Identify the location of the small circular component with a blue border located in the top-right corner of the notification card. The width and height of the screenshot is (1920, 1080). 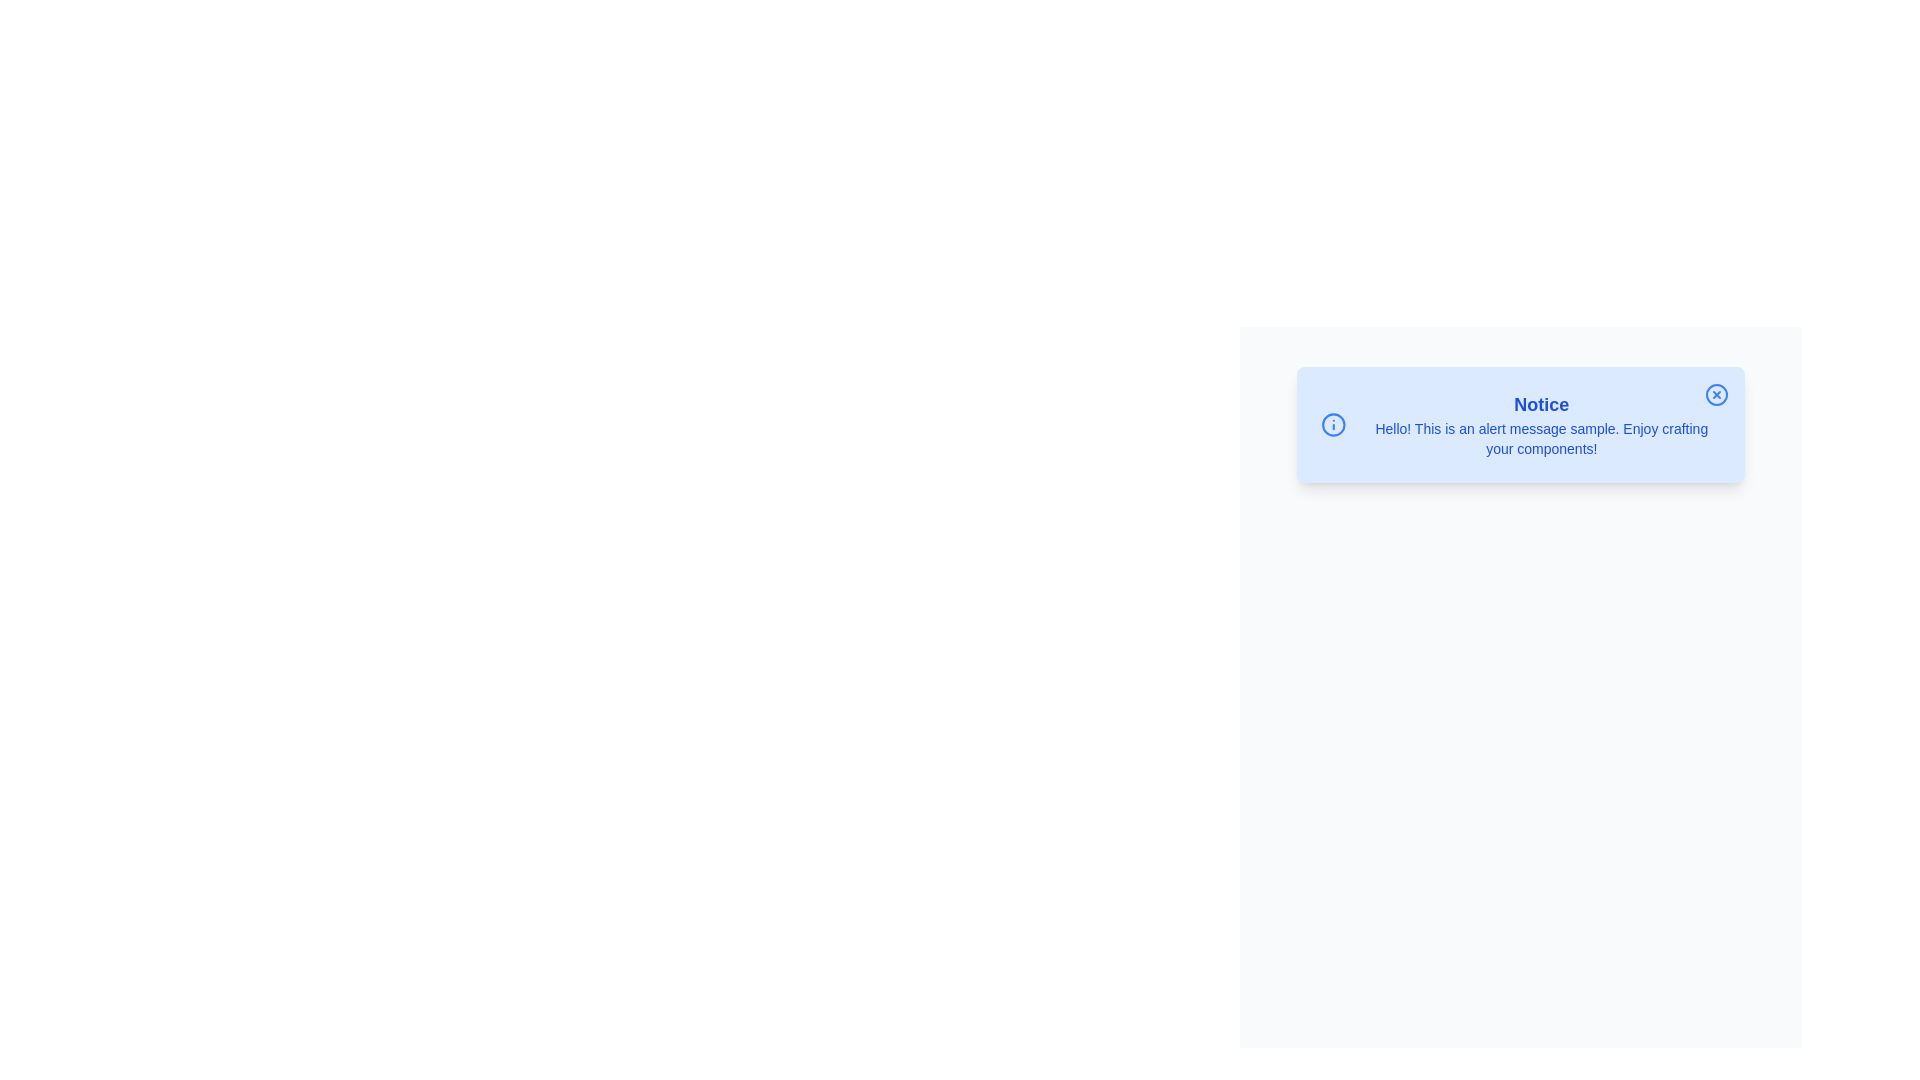
(1716, 394).